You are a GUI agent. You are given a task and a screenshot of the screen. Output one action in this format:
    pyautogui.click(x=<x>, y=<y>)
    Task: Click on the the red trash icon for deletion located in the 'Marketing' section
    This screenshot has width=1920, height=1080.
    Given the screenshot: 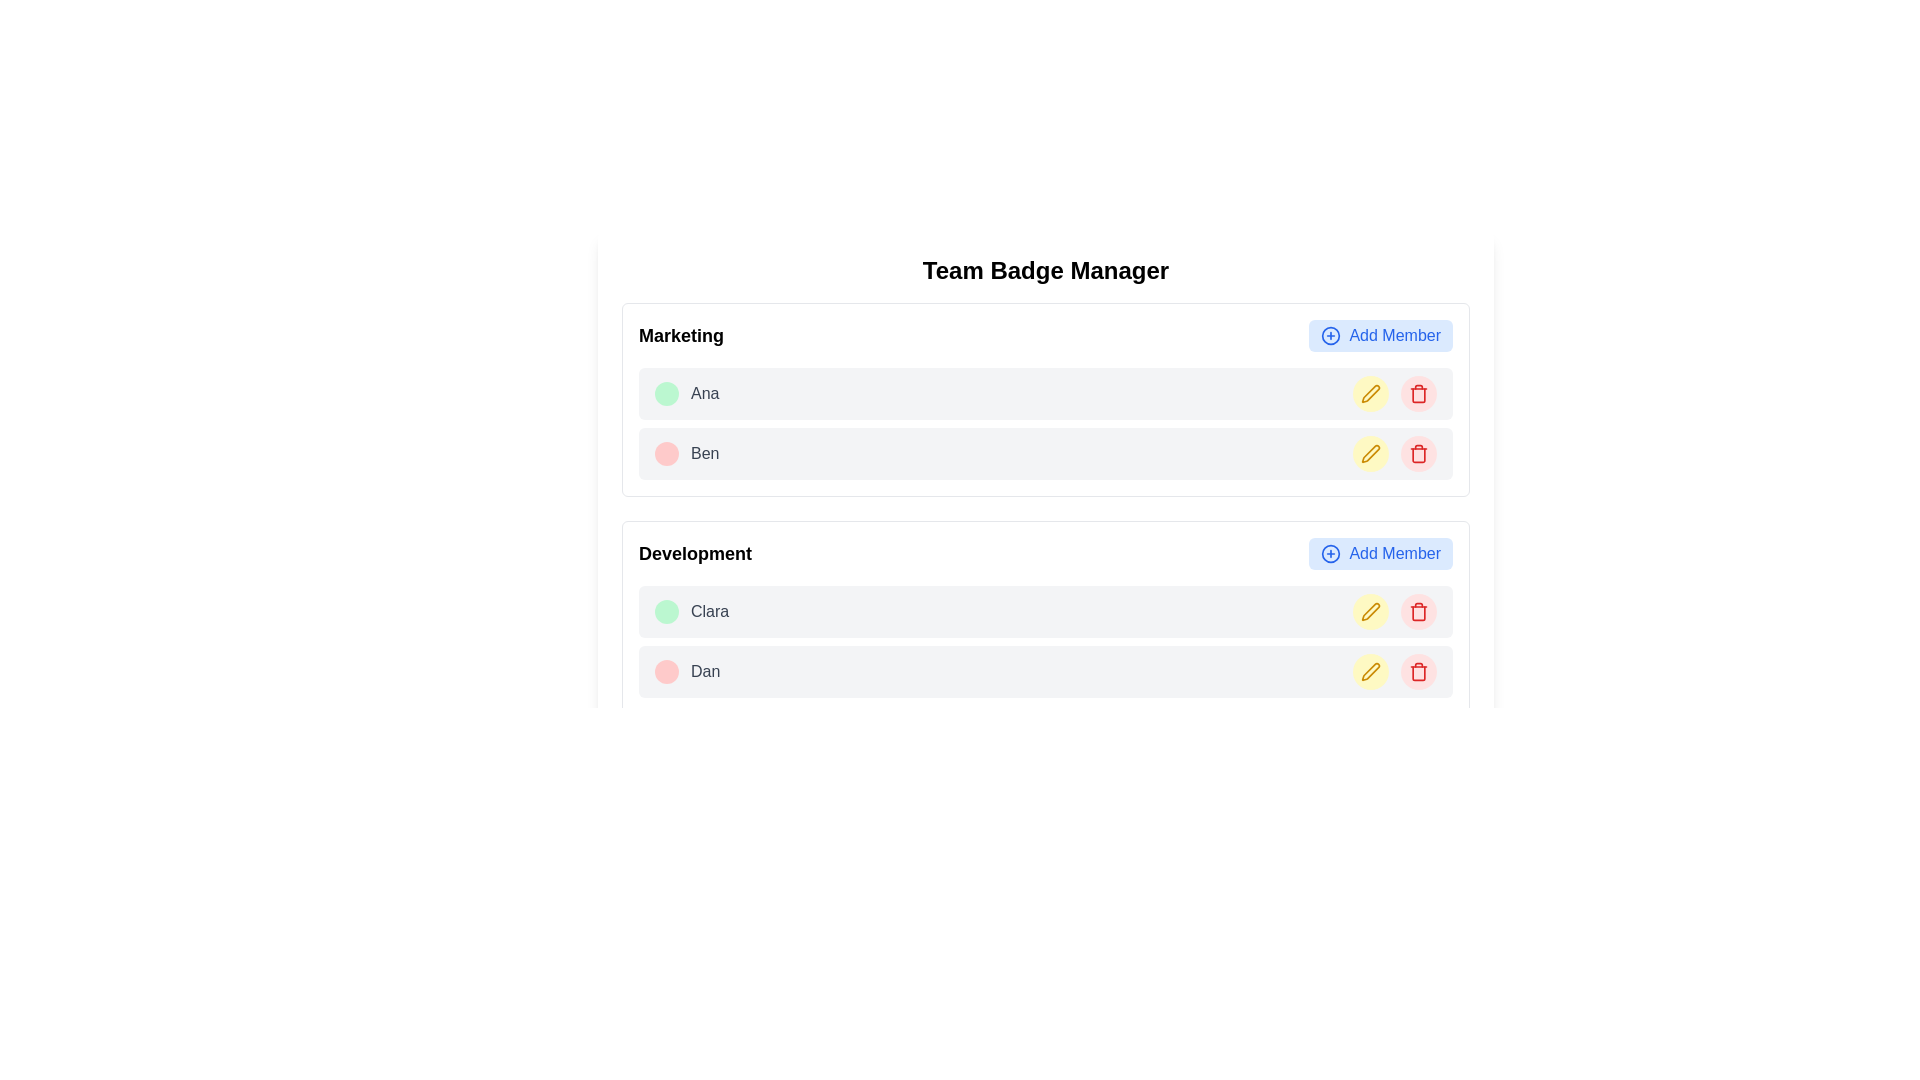 What is the action you would take?
    pyautogui.click(x=1418, y=454)
    